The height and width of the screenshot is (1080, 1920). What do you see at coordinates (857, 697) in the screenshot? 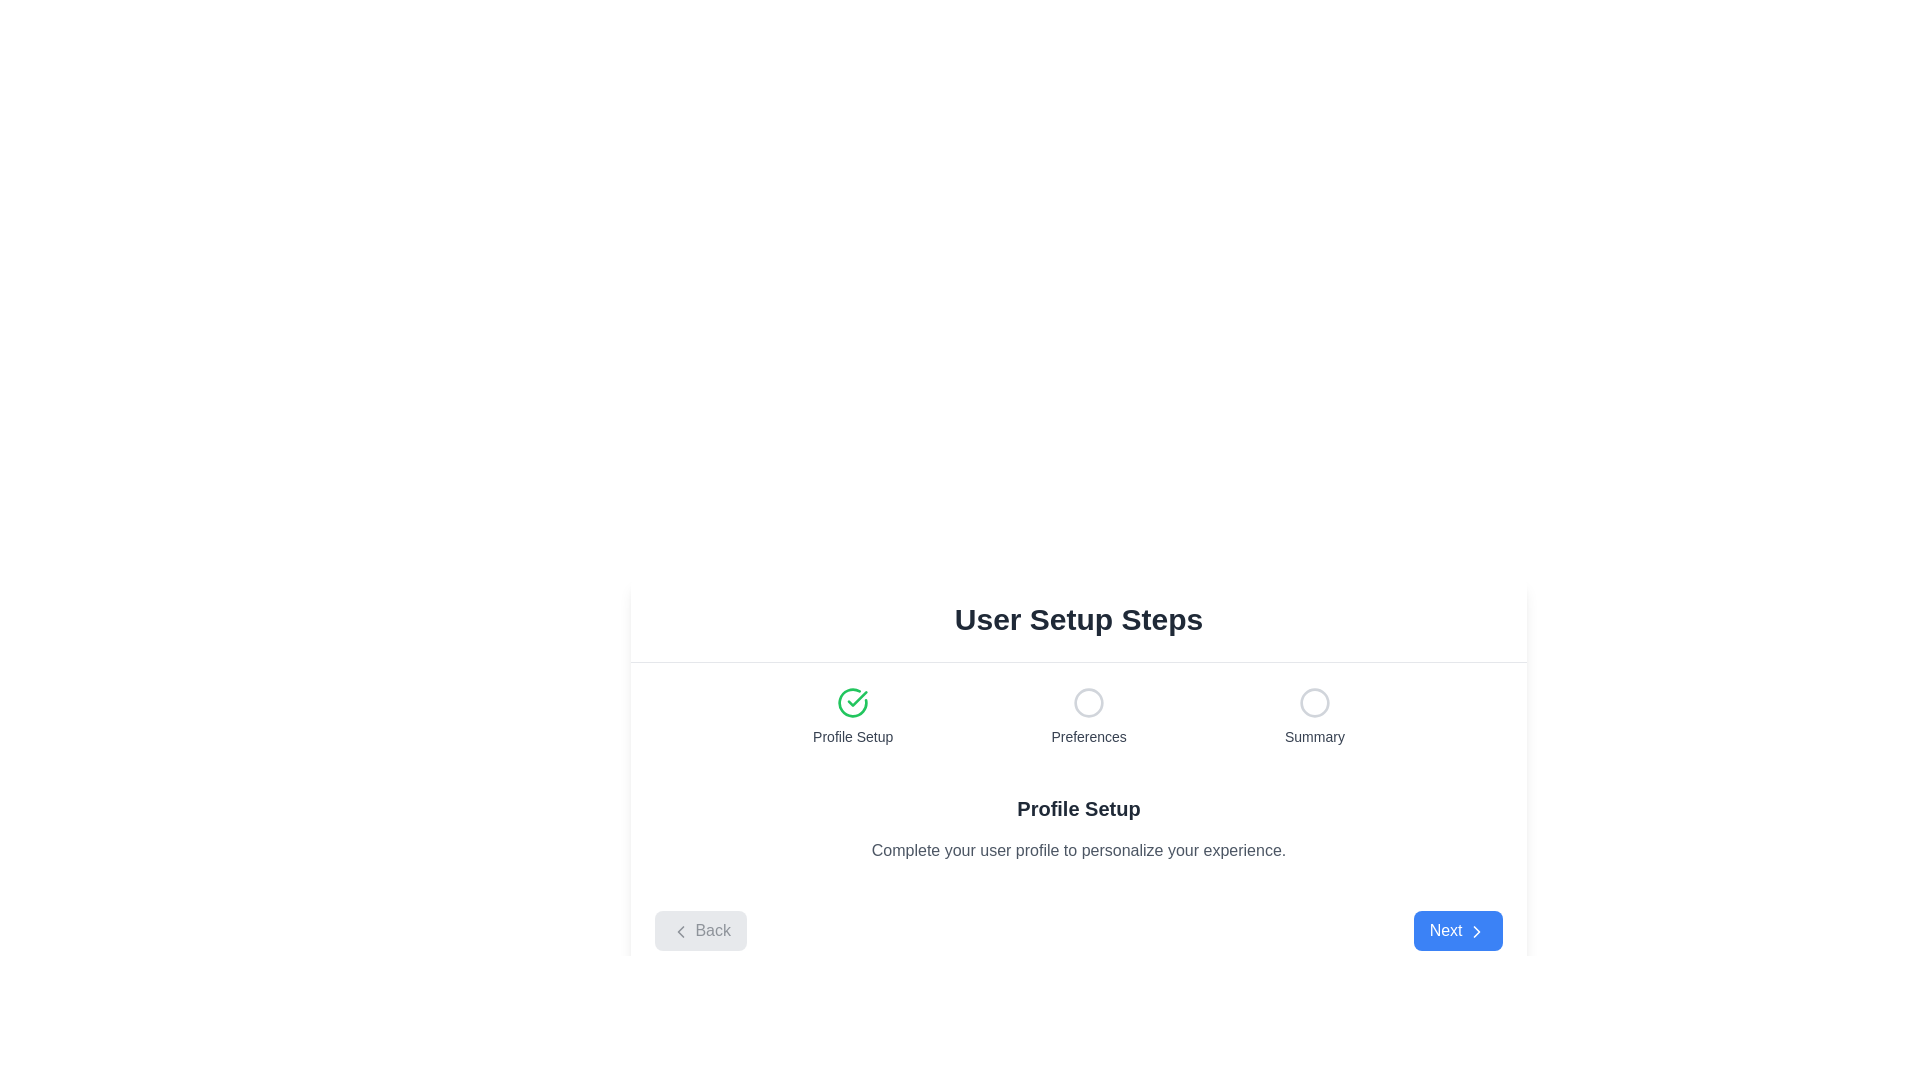
I see `the green tick mark icon within the circular 'Profile Setup' step icon, which indicates completed tasks in the user setup progress bar` at bounding box center [857, 697].